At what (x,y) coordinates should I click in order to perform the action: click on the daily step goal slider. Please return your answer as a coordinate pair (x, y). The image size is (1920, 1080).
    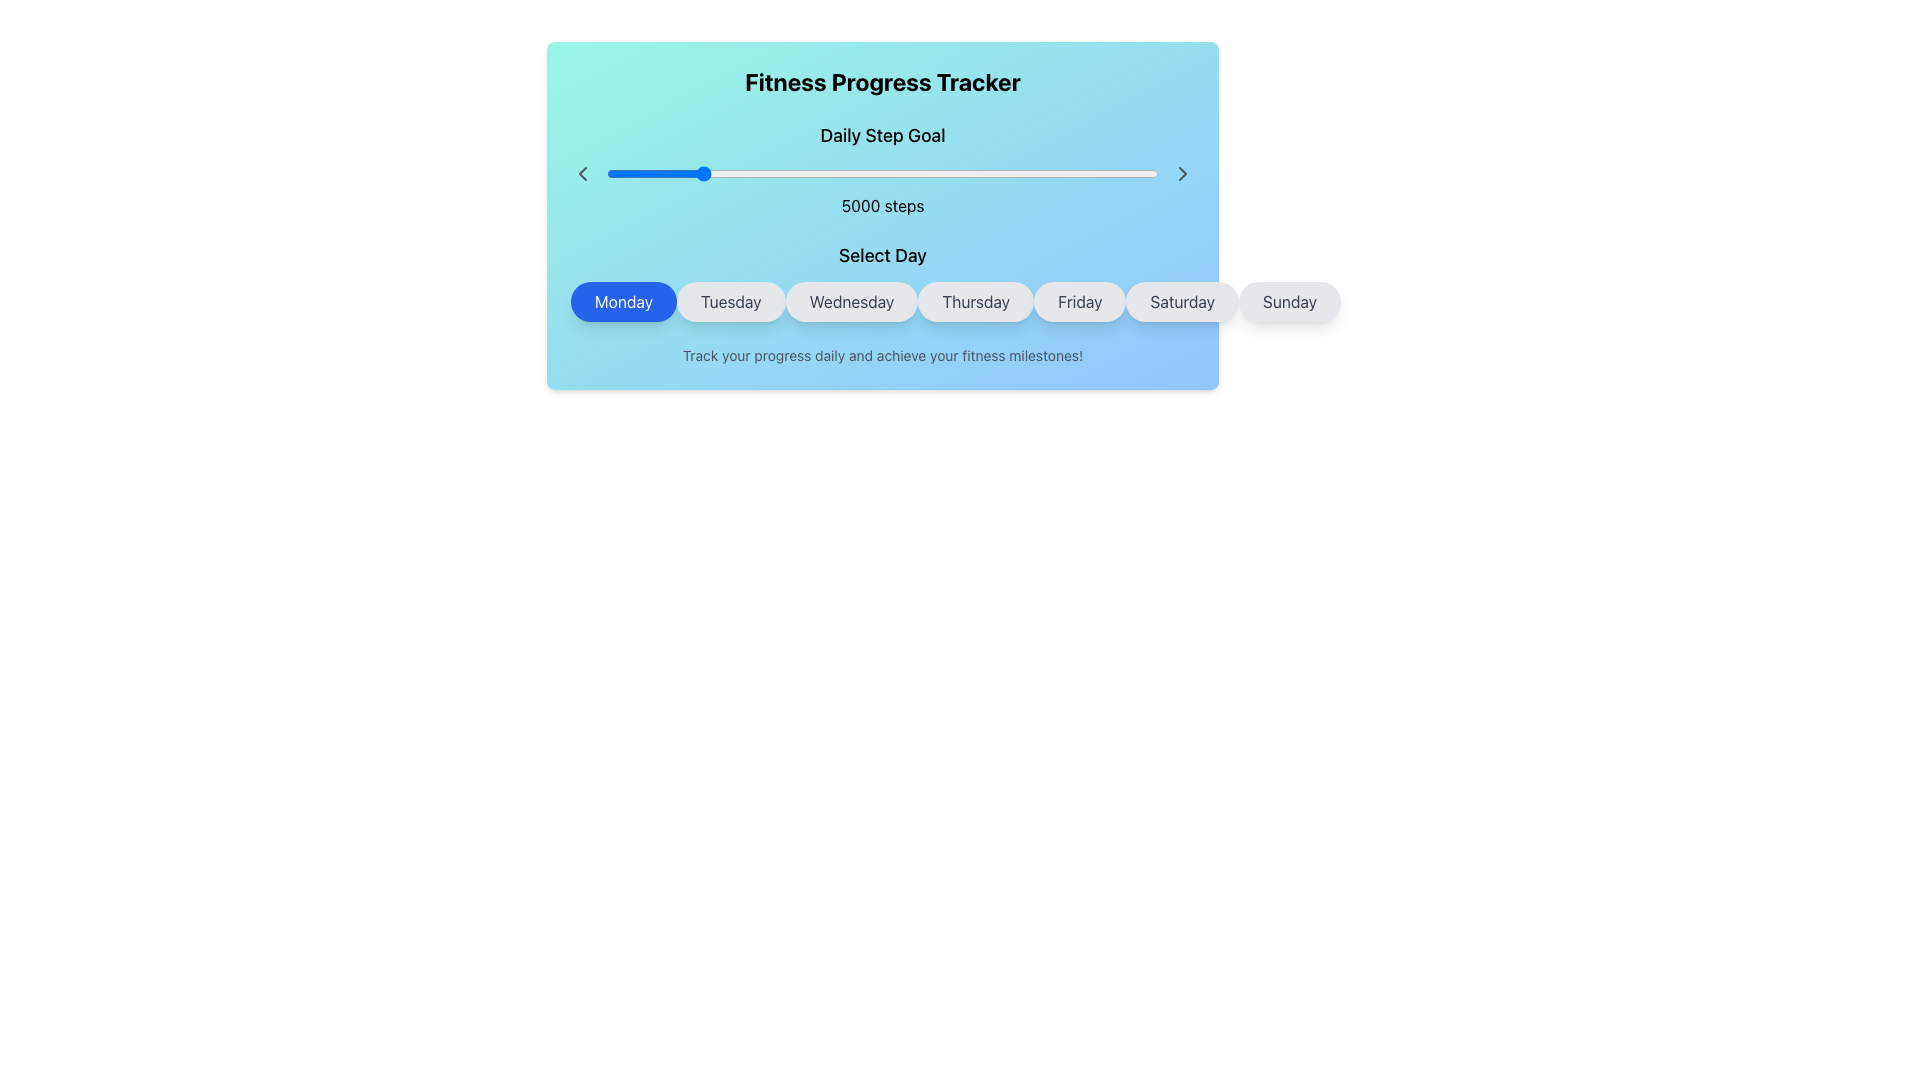
    Looking at the image, I should click on (658, 172).